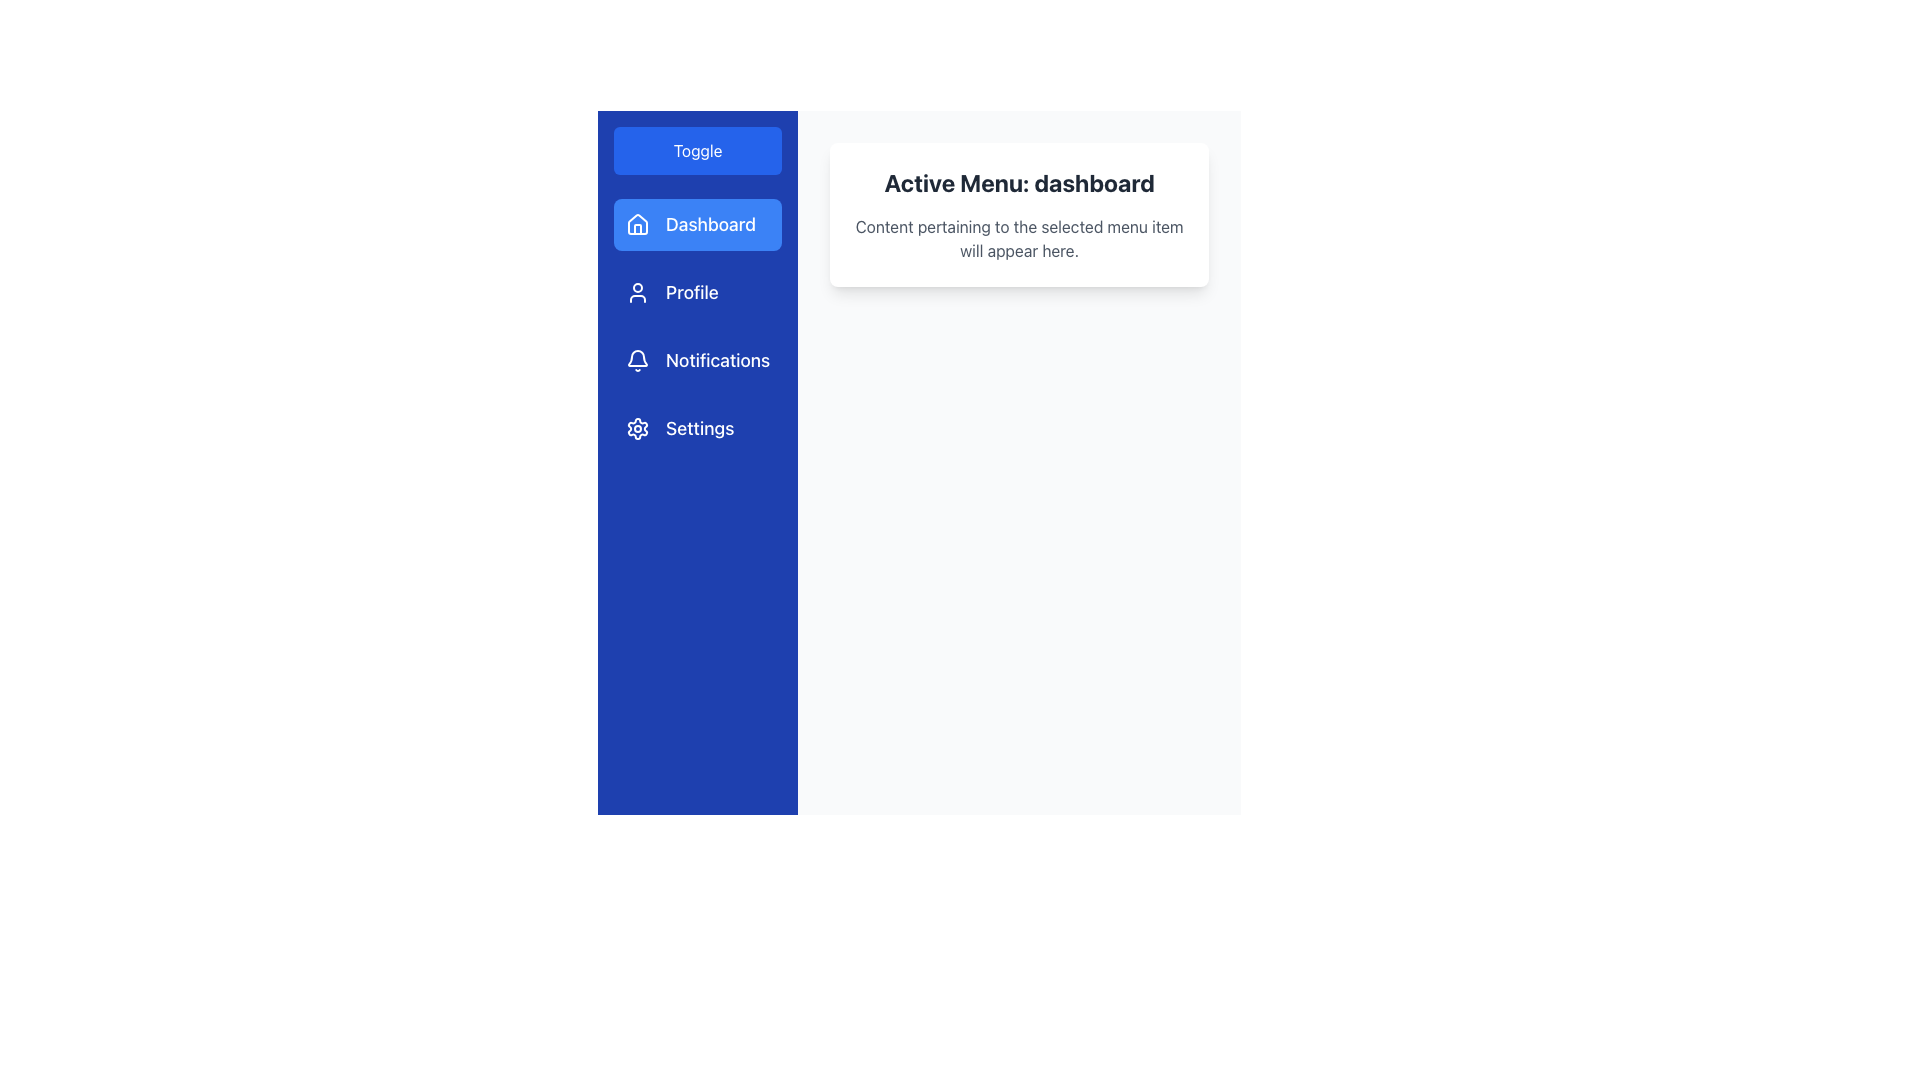 The image size is (1920, 1080). What do you see at coordinates (637, 361) in the screenshot?
I see `the 'Notifications' icon in the vertical navigation menu` at bounding box center [637, 361].